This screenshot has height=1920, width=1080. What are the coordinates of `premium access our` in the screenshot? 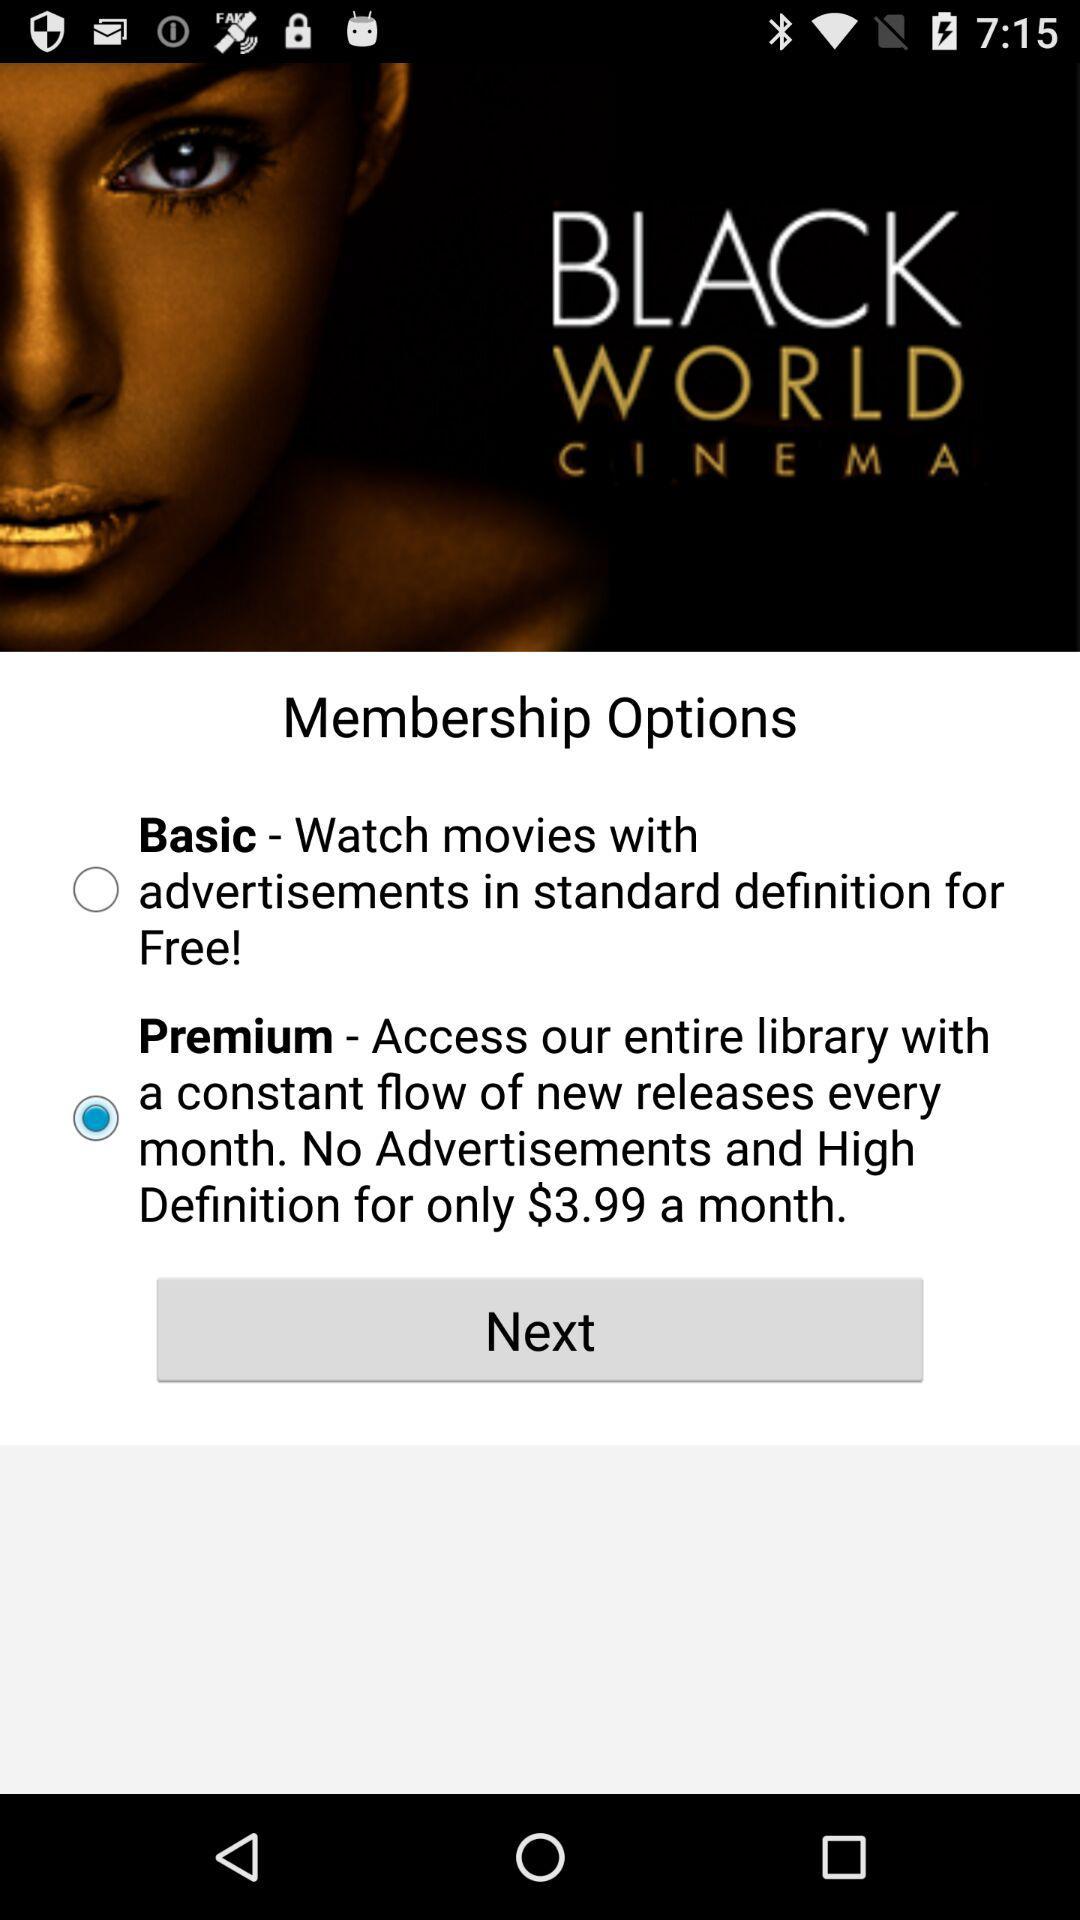 It's located at (540, 1117).